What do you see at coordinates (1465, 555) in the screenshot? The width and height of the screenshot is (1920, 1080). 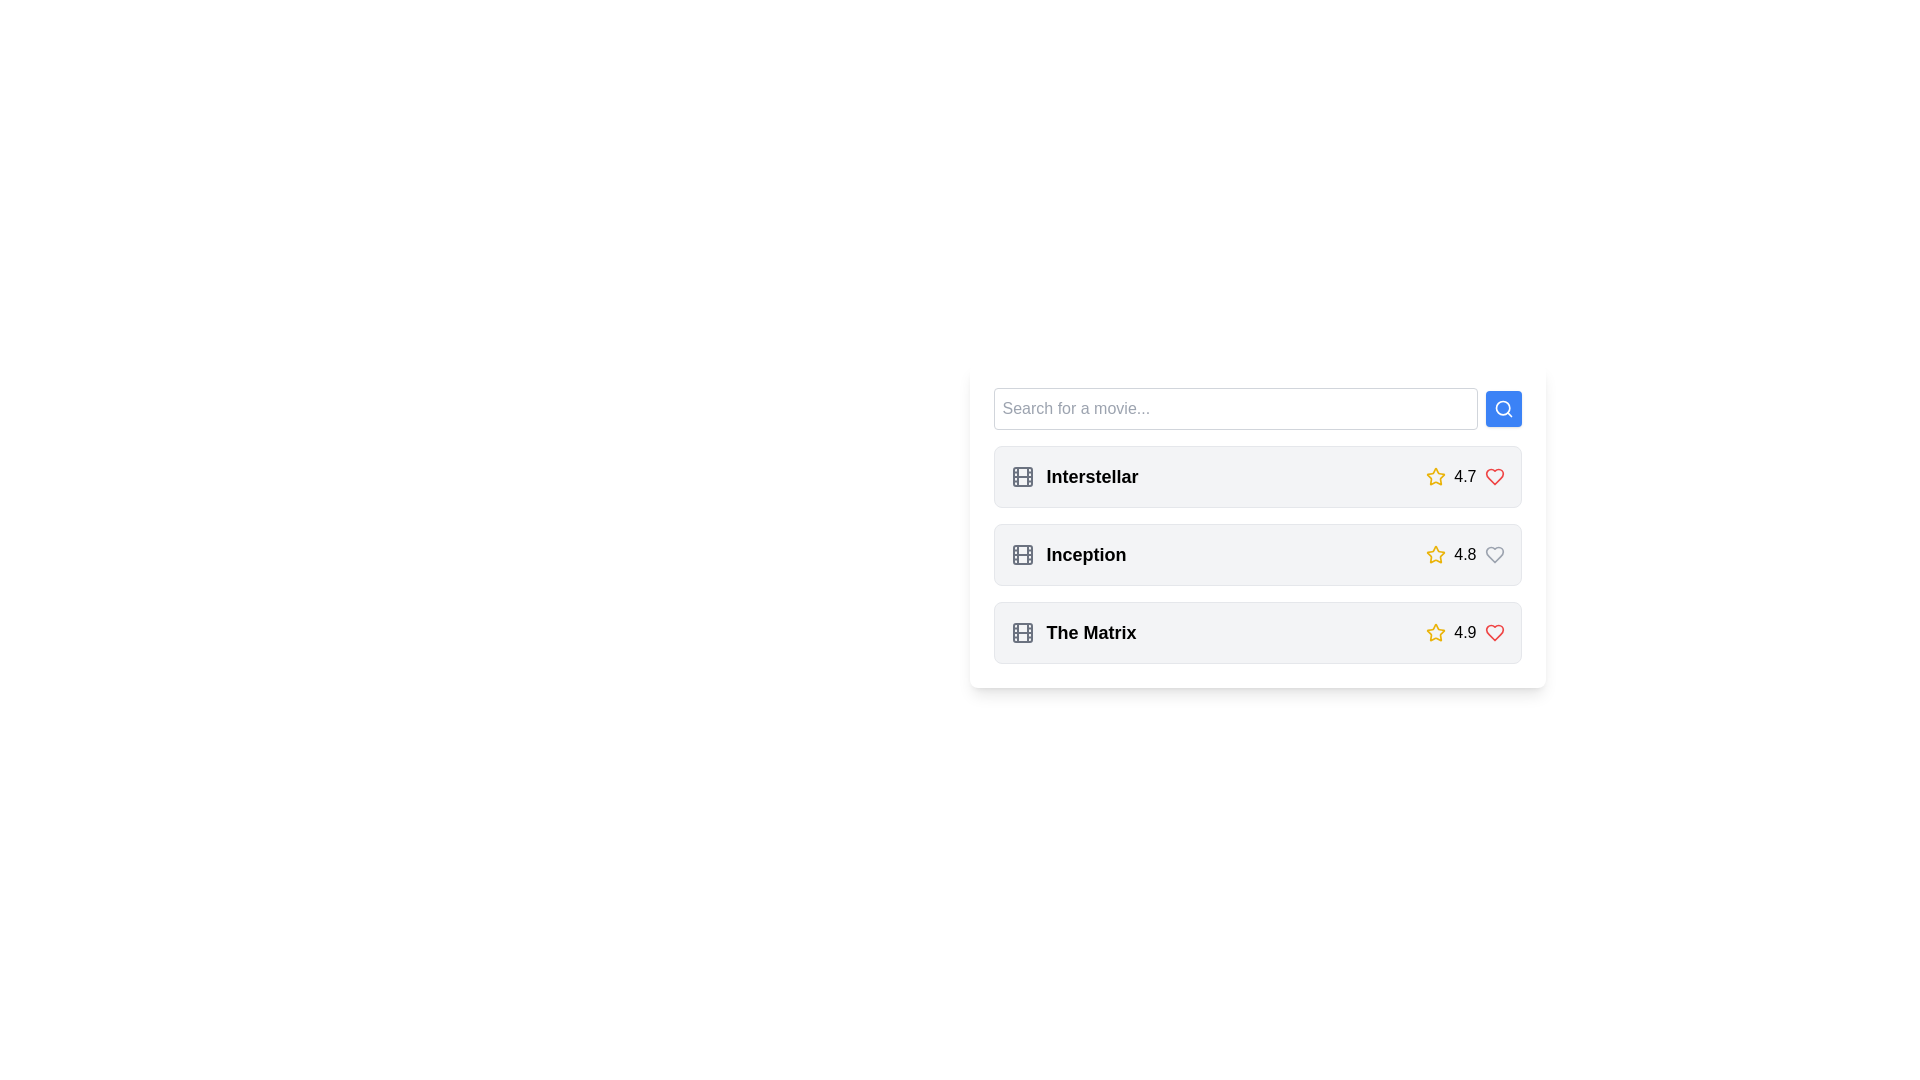 I see `the Rating Display Component showing '4.8' located in the second card for the movie 'Inception', which features a yellow star icon on the left and a gray heart icon on the right` at bounding box center [1465, 555].